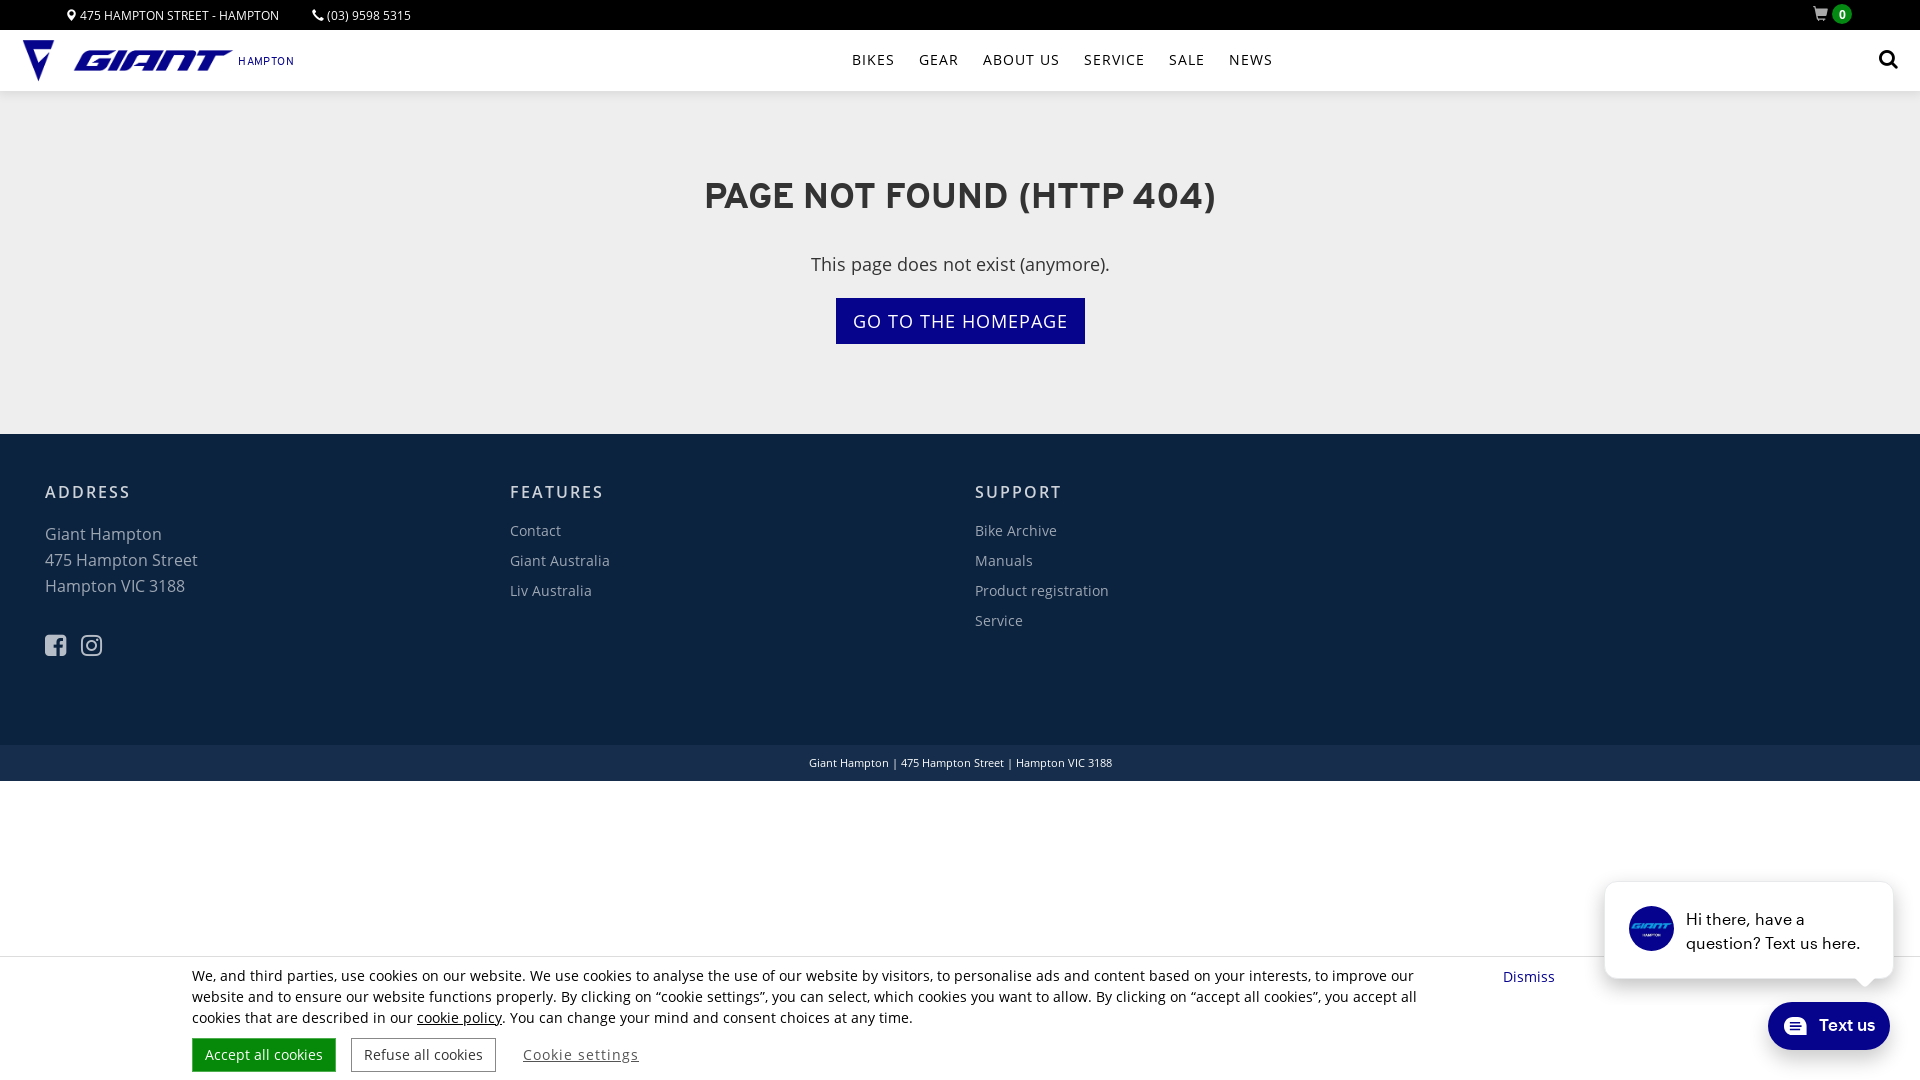 The height and width of the screenshot is (1080, 1920). Describe the element at coordinates (422, 1054) in the screenshot. I see `'Refuse all cookies'` at that location.